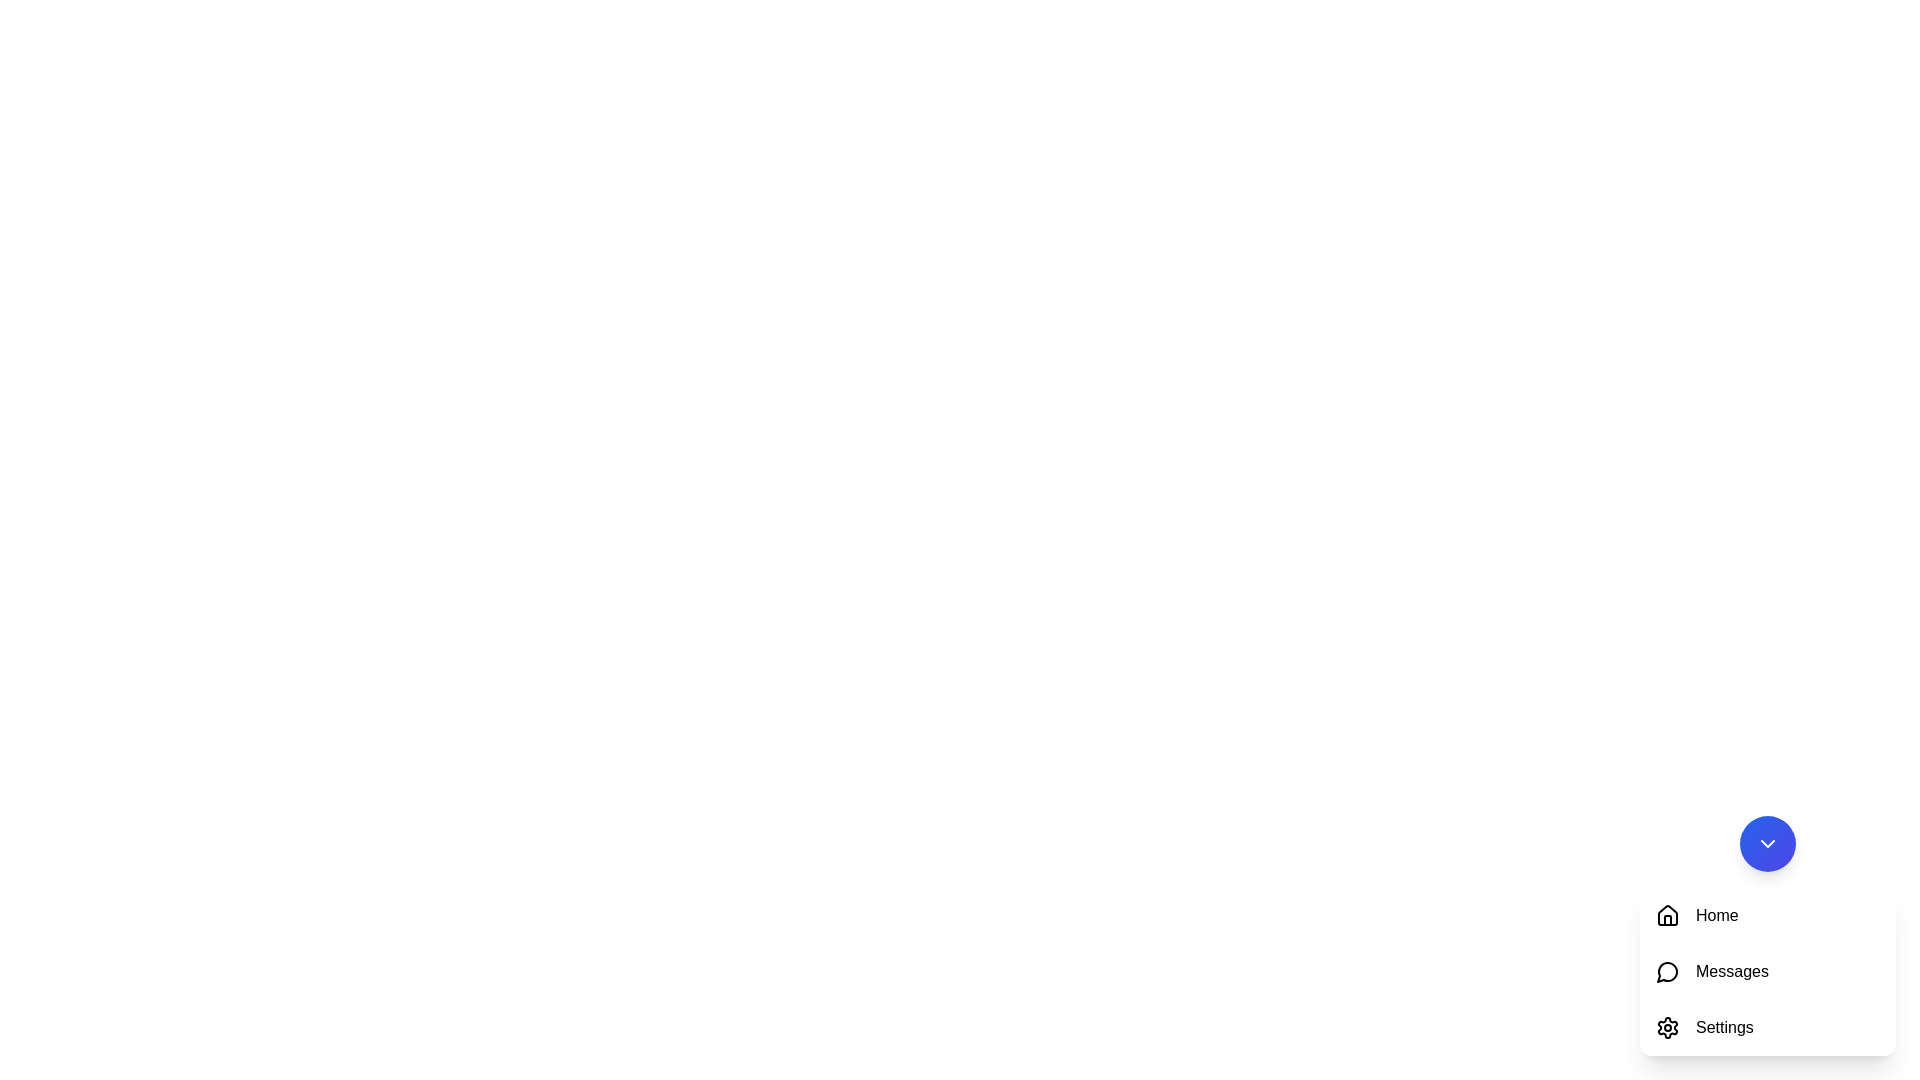 This screenshot has width=1920, height=1080. What do you see at coordinates (1767, 971) in the screenshot?
I see `the second item in the navigation menu` at bounding box center [1767, 971].